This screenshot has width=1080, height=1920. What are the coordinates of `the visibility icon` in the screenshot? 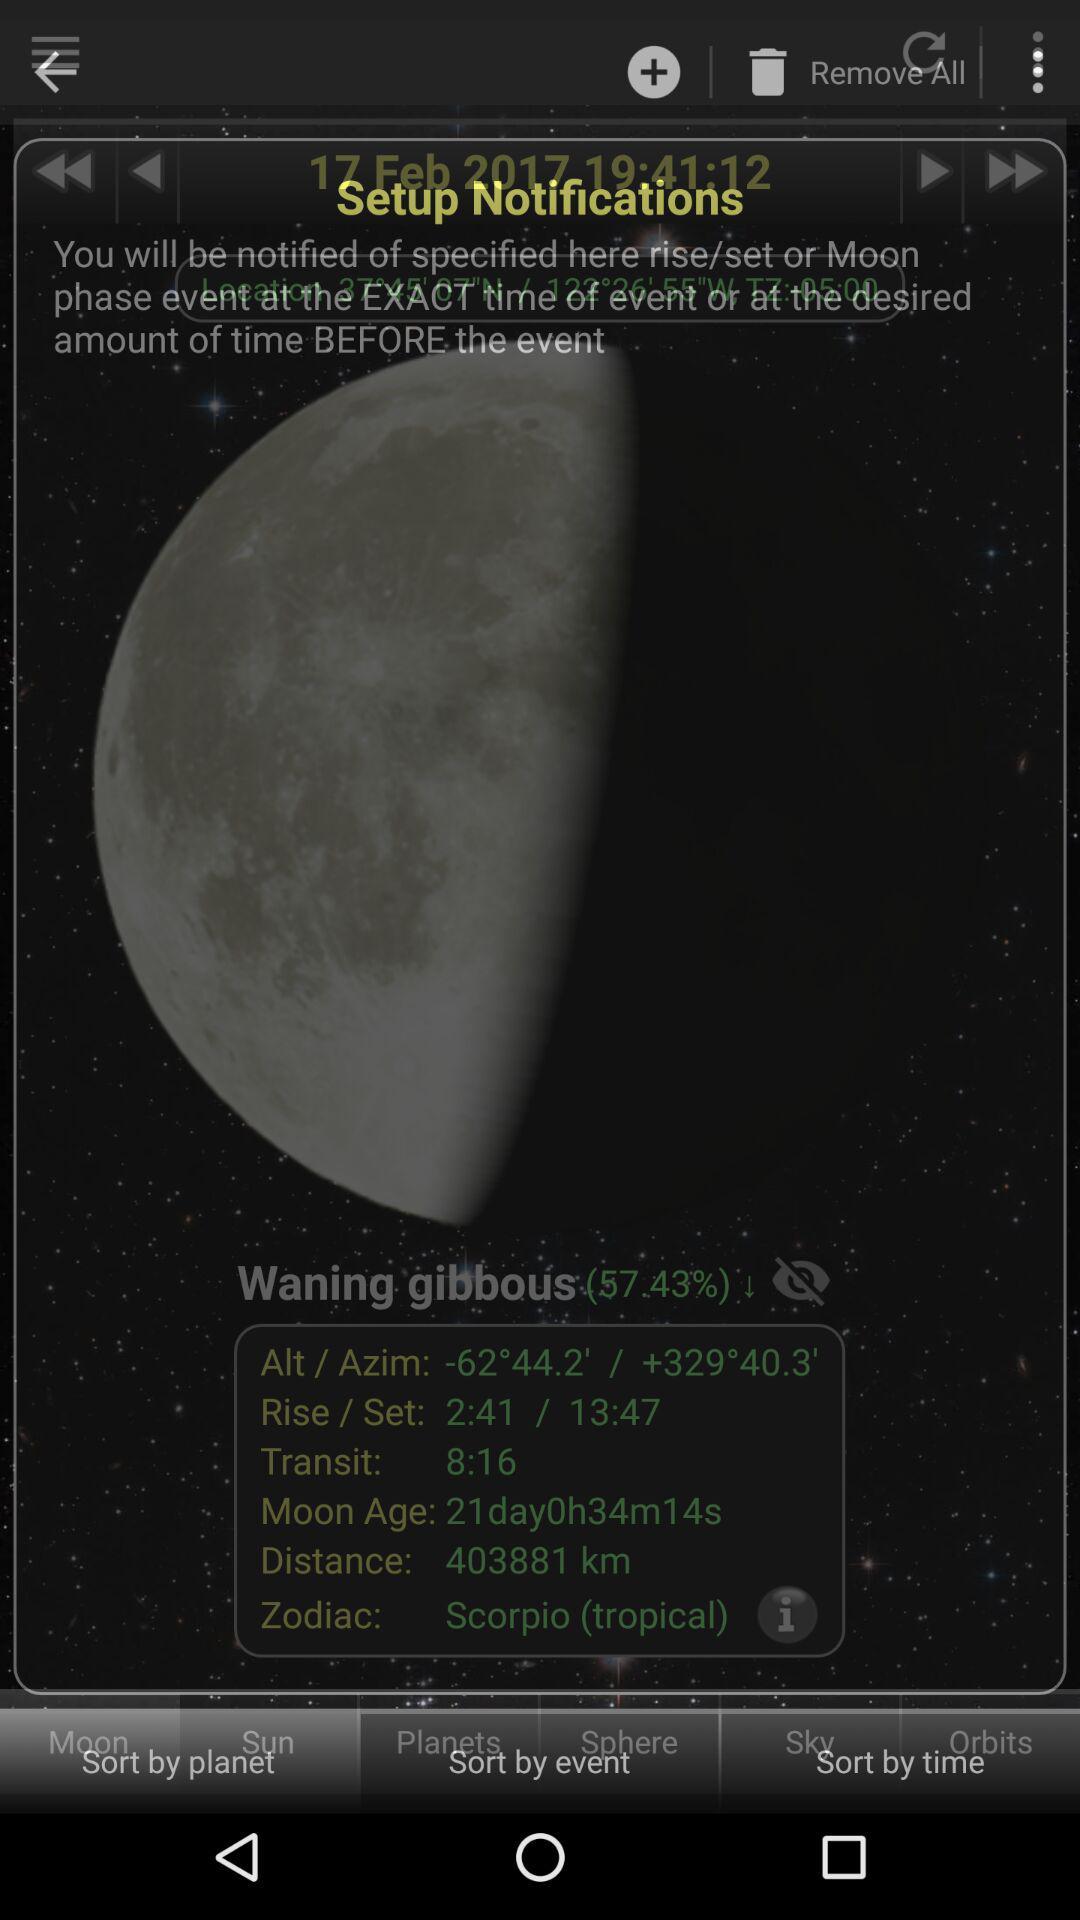 It's located at (800, 1278).